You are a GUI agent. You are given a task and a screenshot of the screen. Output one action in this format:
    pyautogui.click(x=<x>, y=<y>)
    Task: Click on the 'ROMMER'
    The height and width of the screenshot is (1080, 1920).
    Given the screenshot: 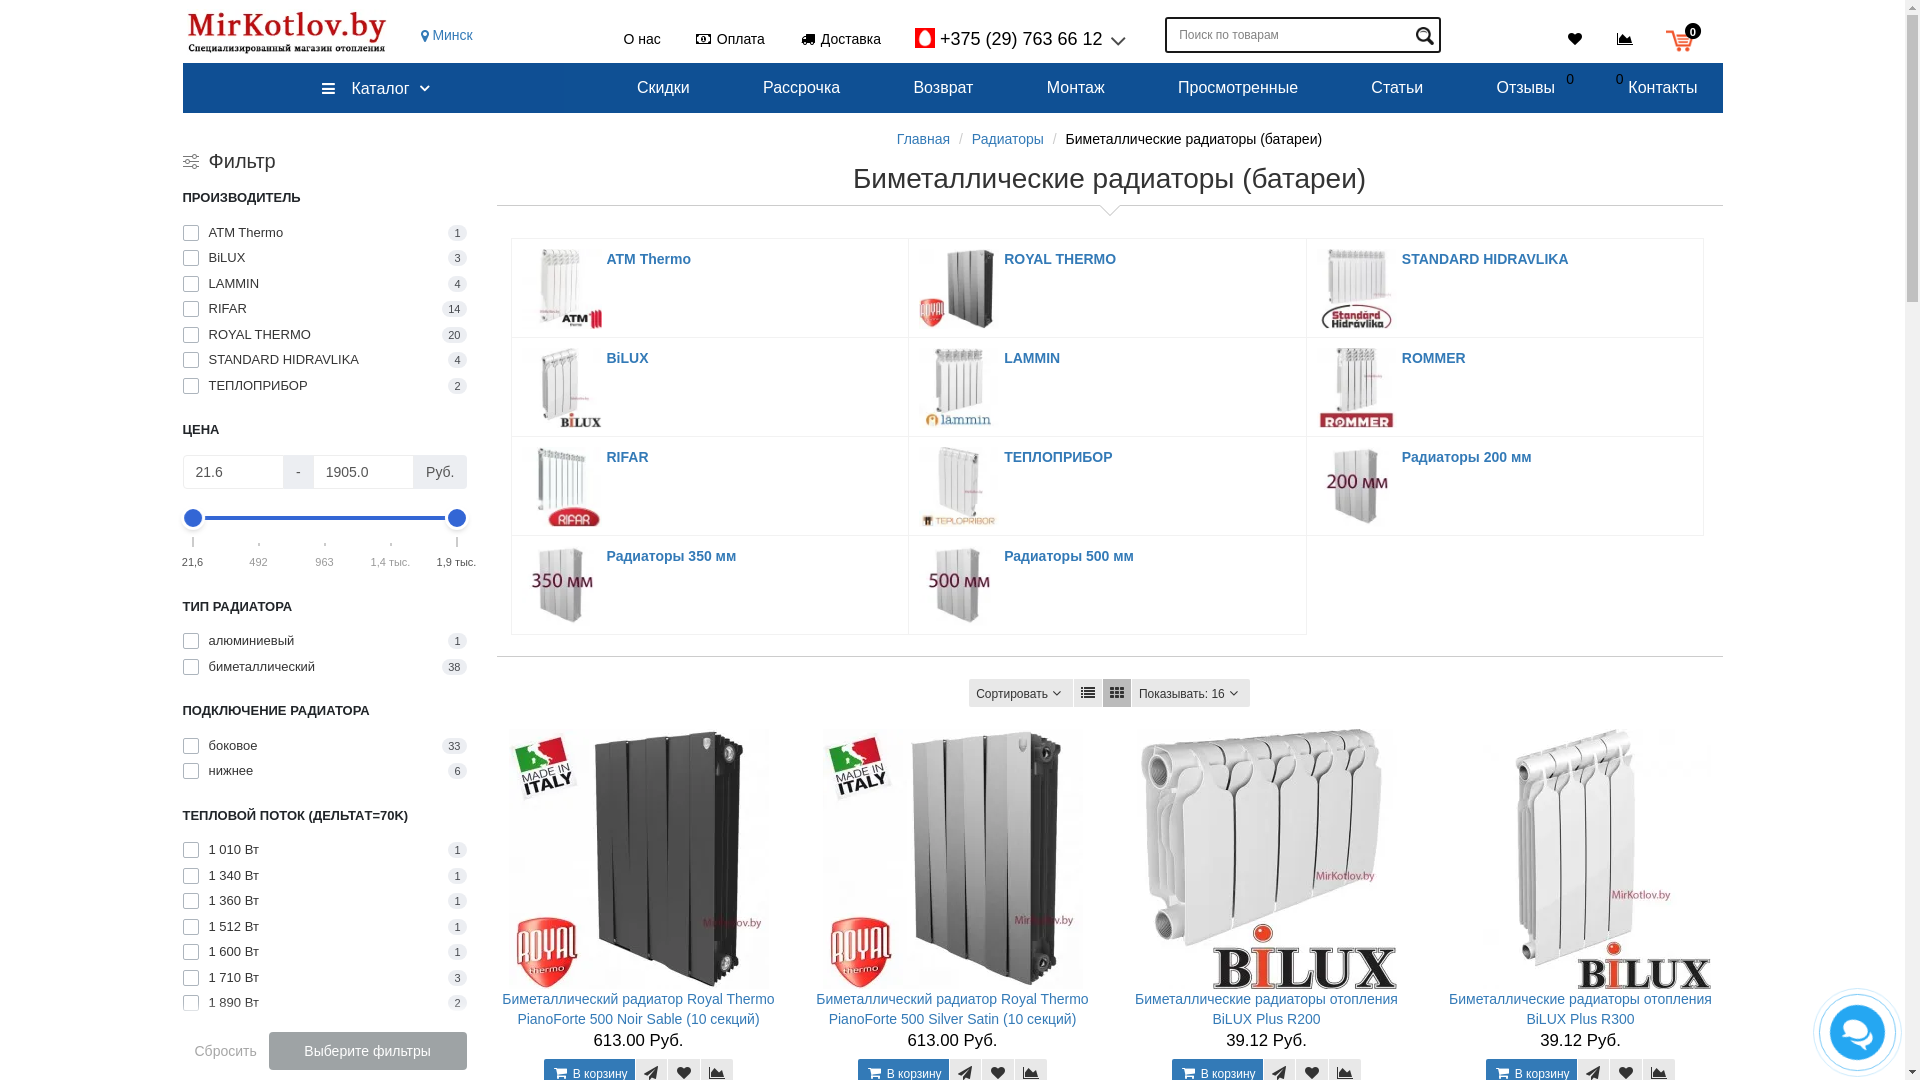 What is the action you would take?
    pyautogui.click(x=1357, y=388)
    